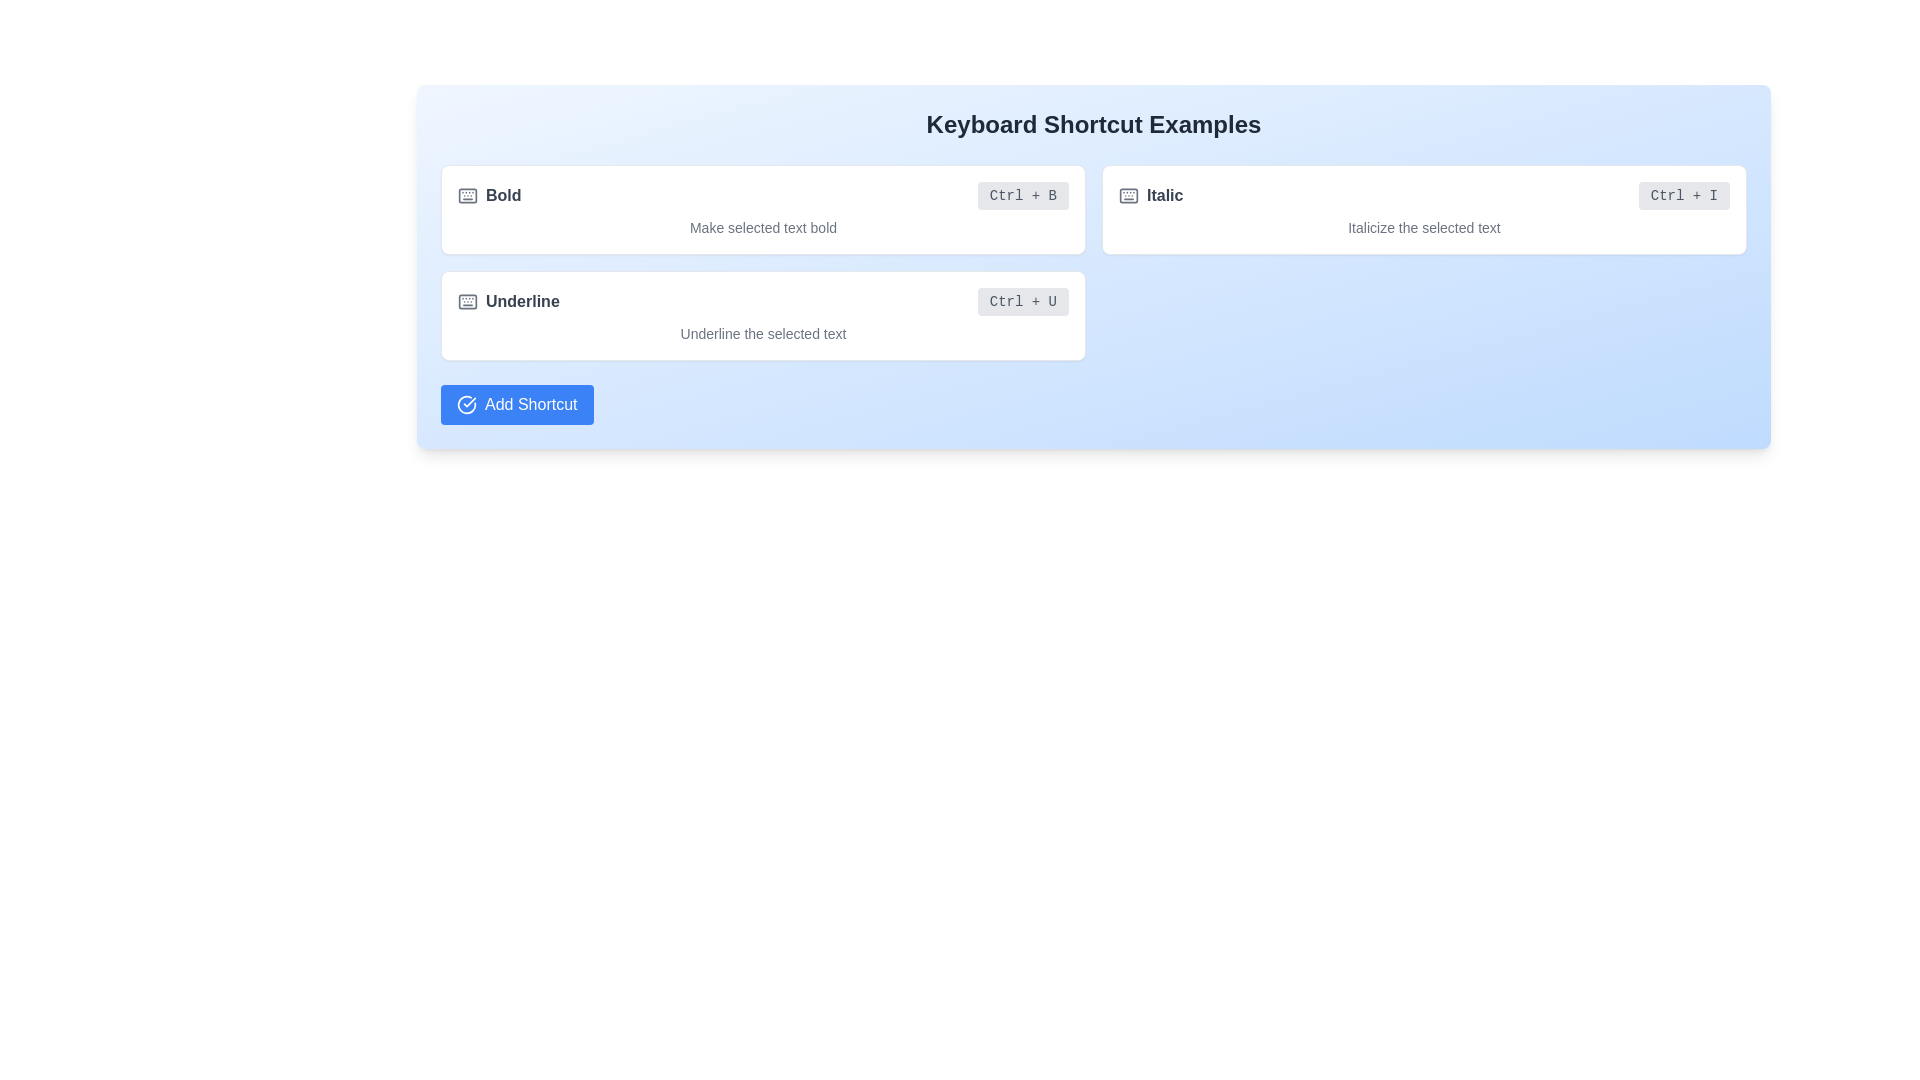 This screenshot has height=1080, width=1920. Describe the element at coordinates (503, 196) in the screenshot. I see `the text label that describes the keyboard shortcut for applying bold formatting, located in the upper-left section of the interface, adjacent to a keyboard icon` at that location.